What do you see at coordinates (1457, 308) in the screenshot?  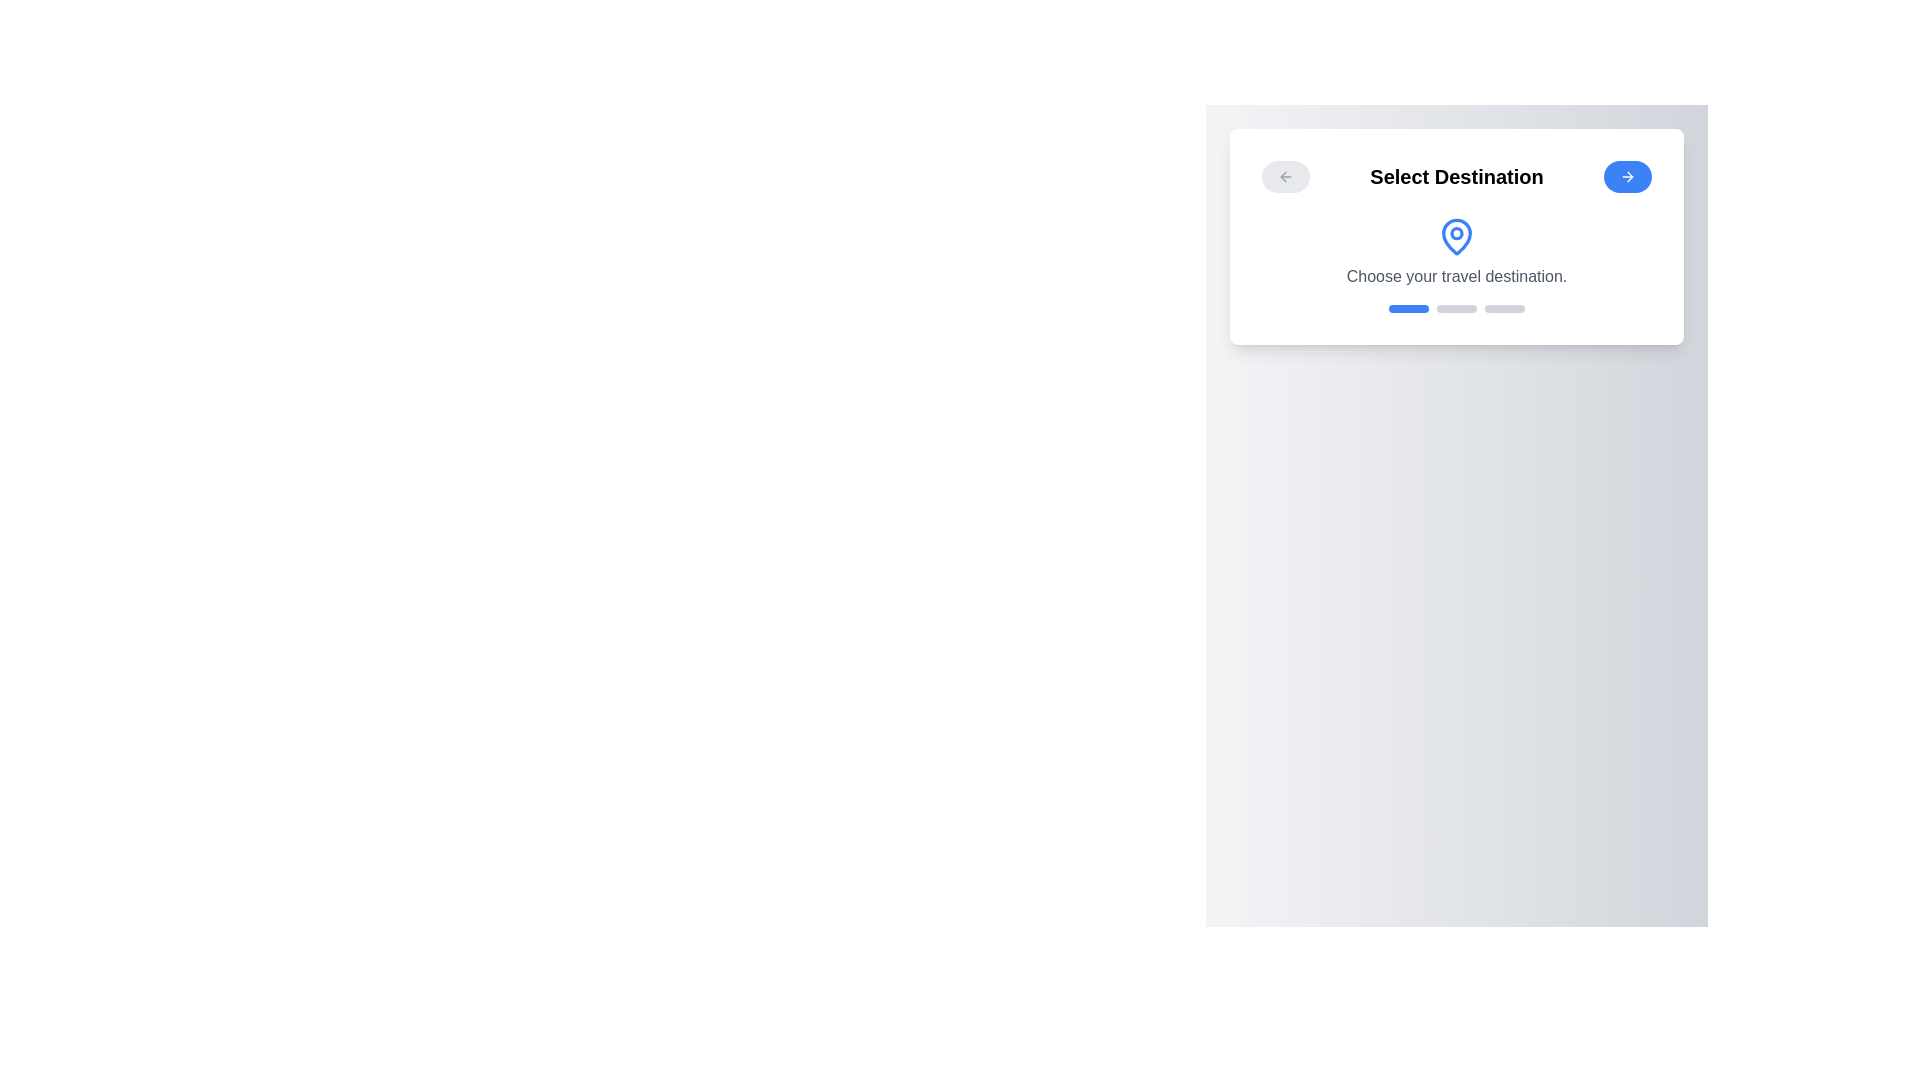 I see `the progress indicator located at the bottom of the white card titled 'Select Destination' with the subtitle 'Choose your travel destination'` at bounding box center [1457, 308].